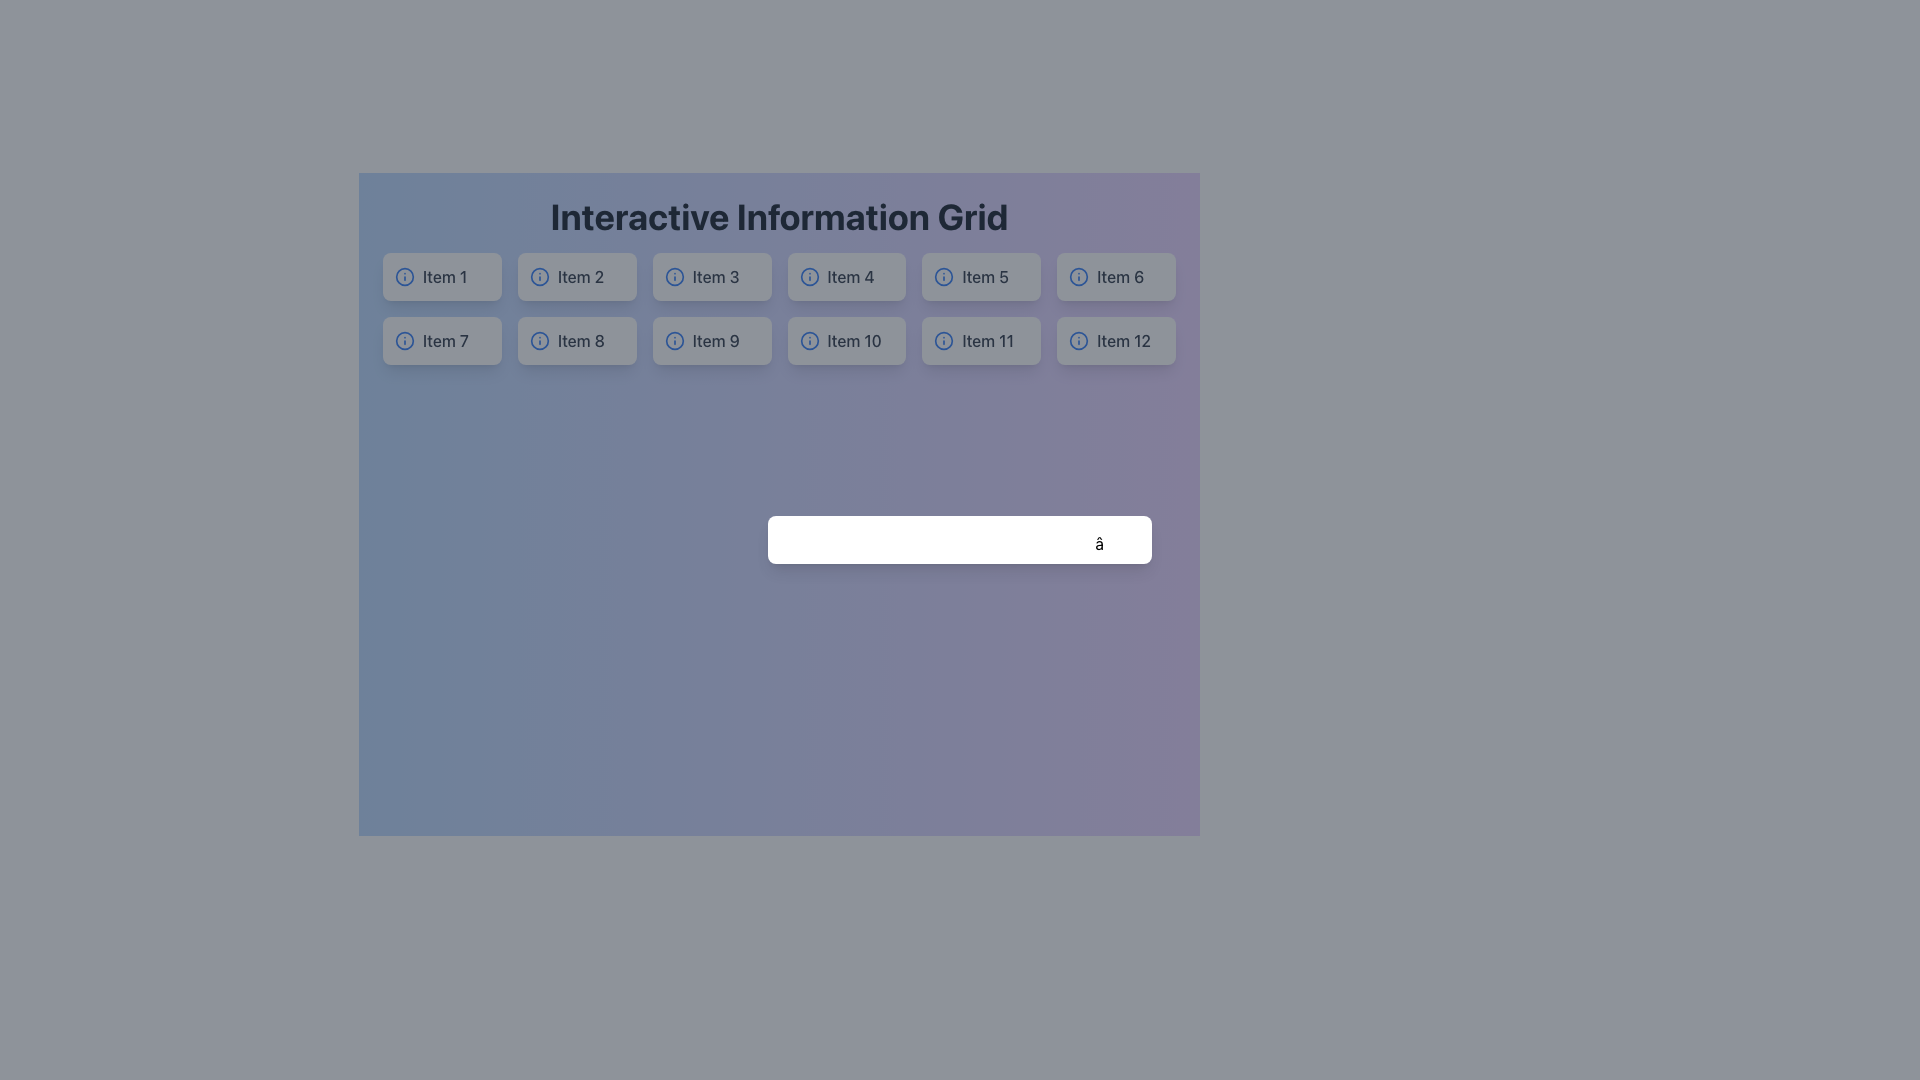 This screenshot has height=1080, width=1920. What do you see at coordinates (403, 277) in the screenshot?
I see `the circular icon within the button labeled 'Item 1' for more details` at bounding box center [403, 277].